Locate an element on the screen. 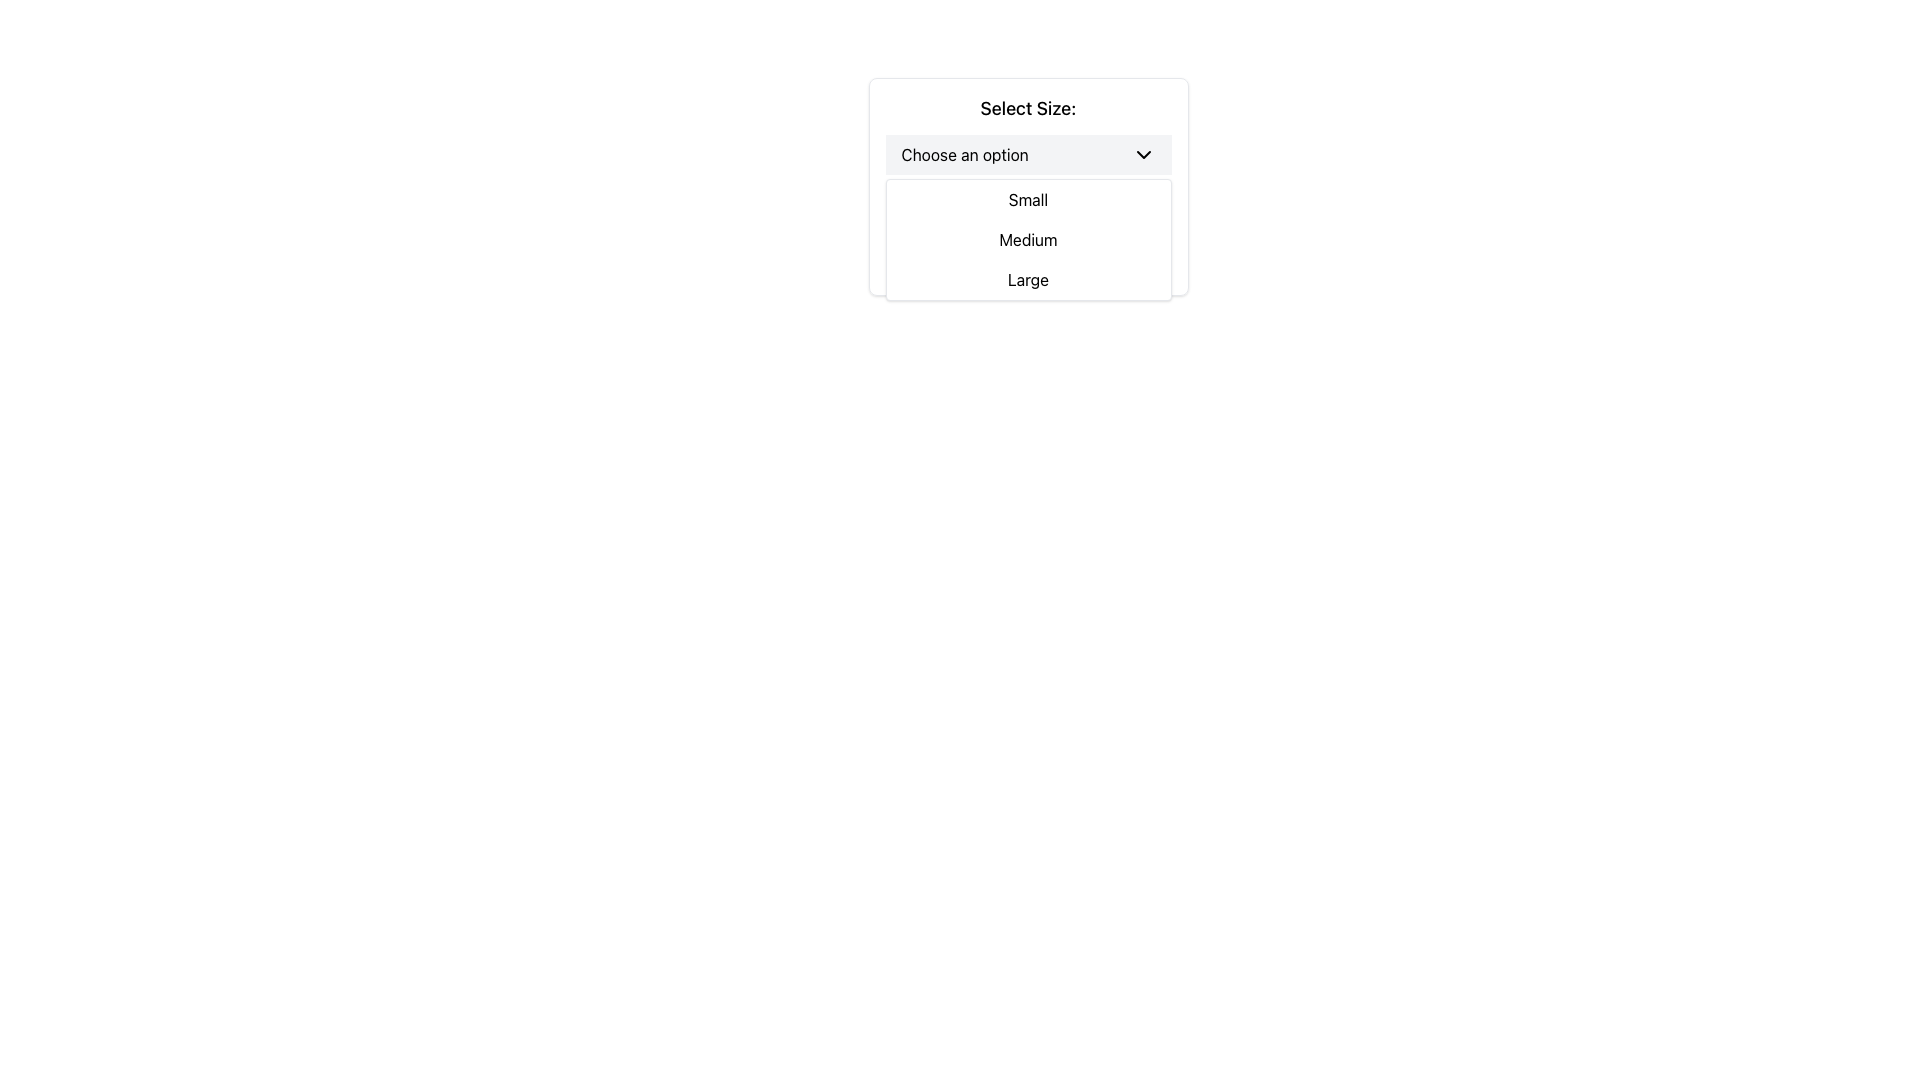 The height and width of the screenshot is (1080, 1920). the first item in the dropdown menu that allows users to select the 'Small' size option is located at coordinates (1028, 200).